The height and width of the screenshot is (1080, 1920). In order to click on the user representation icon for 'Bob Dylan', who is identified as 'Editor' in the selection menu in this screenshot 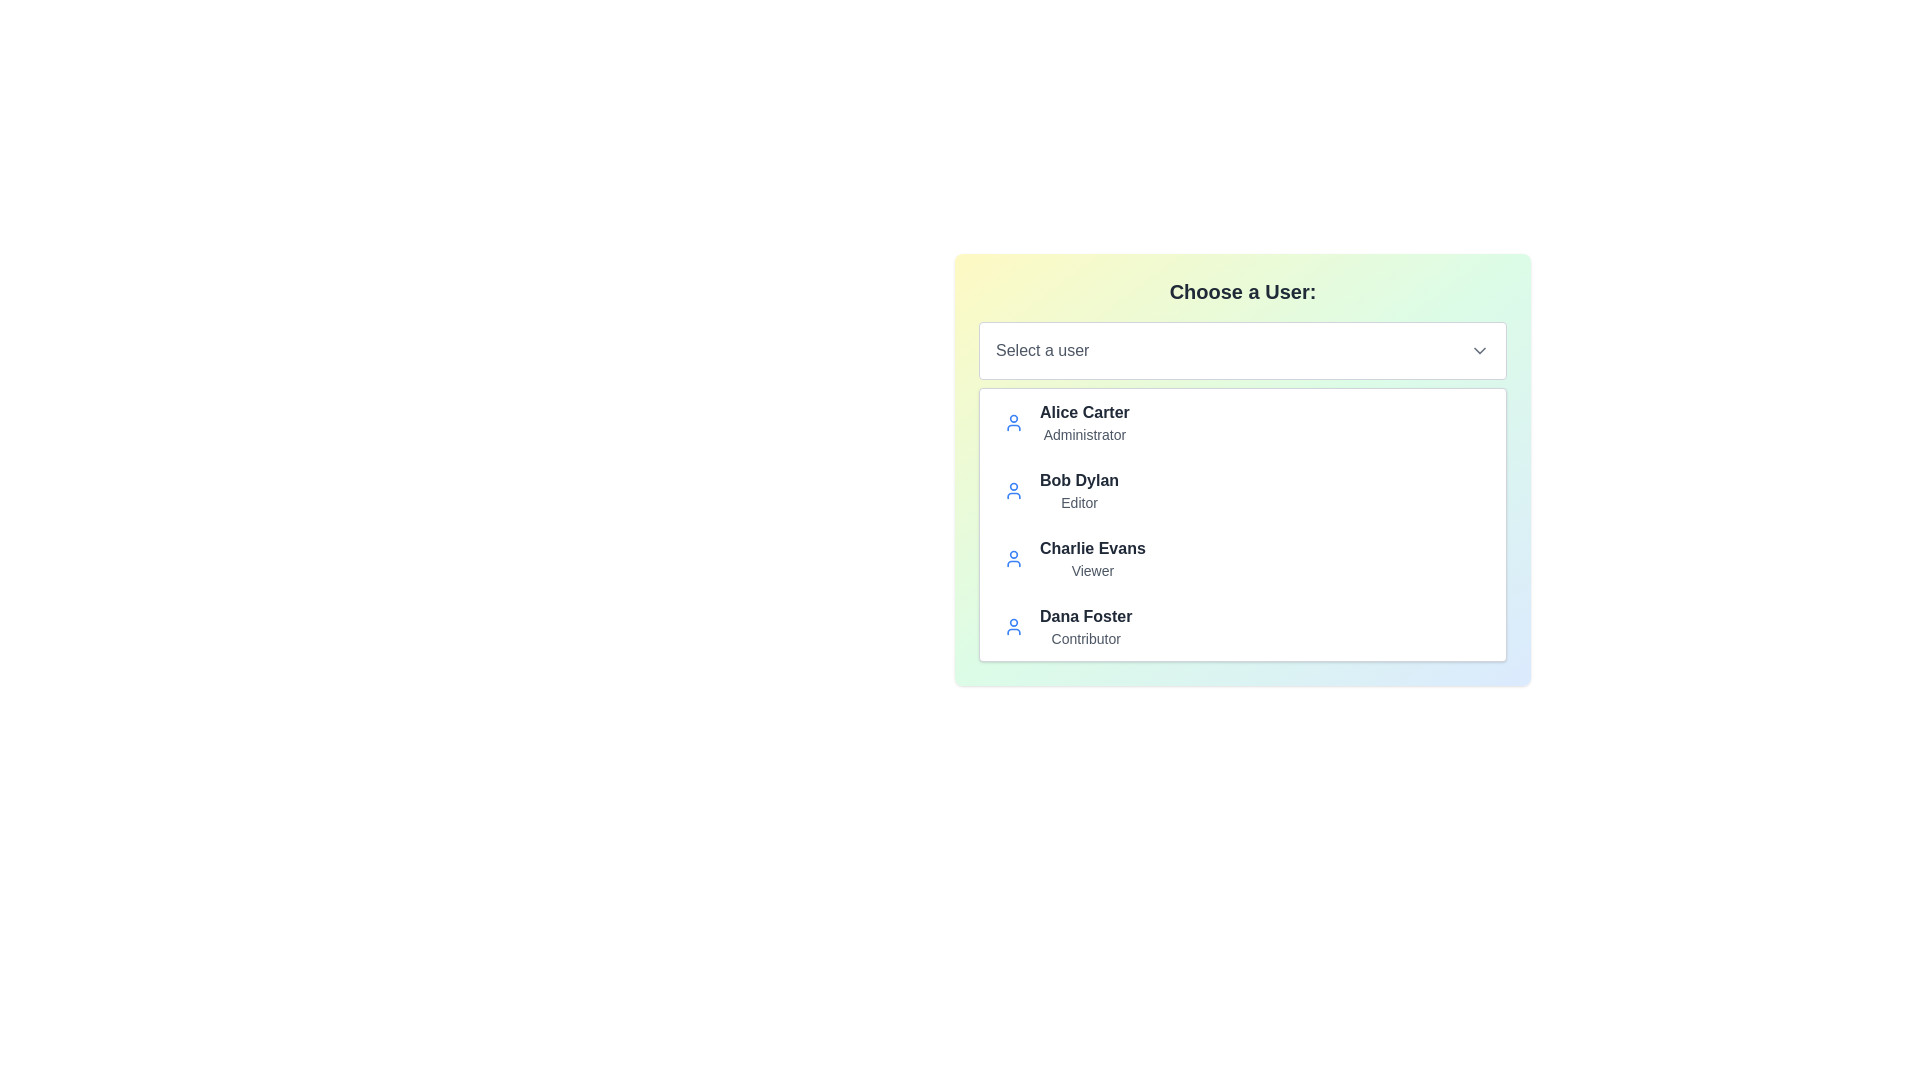, I will do `click(1013, 490)`.